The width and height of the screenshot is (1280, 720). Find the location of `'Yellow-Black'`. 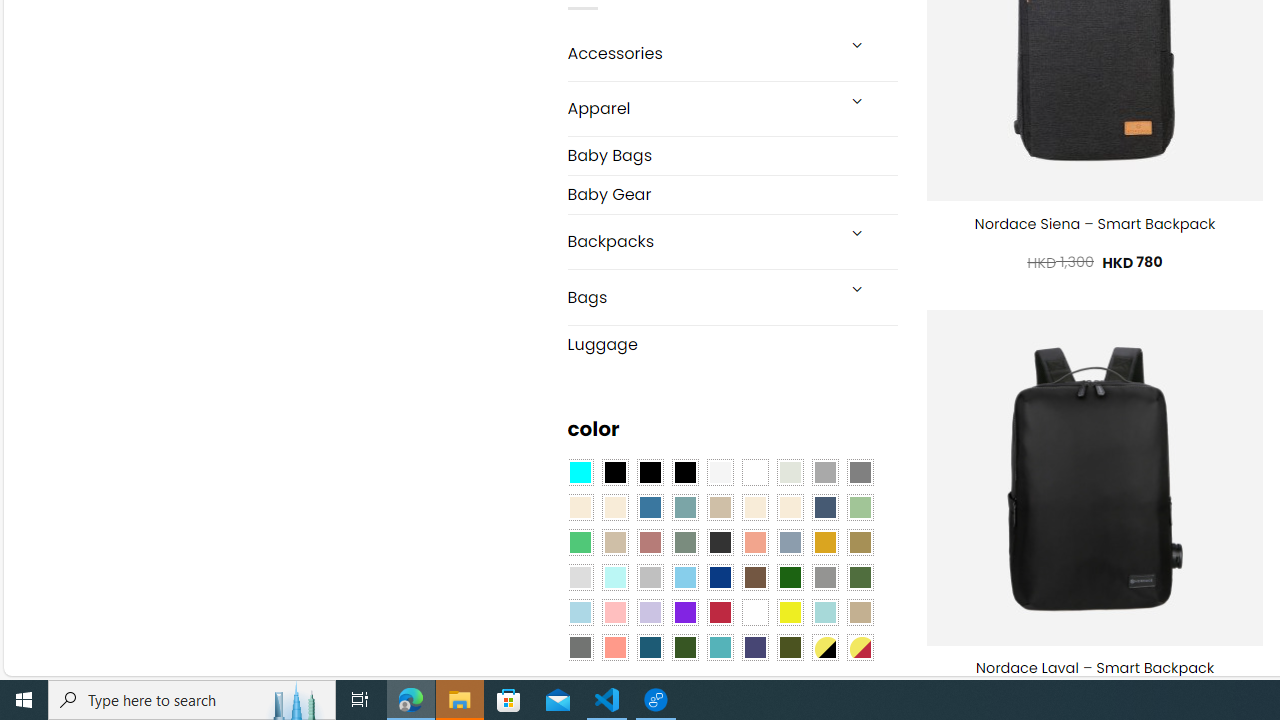

'Yellow-Black' is located at coordinates (824, 648).